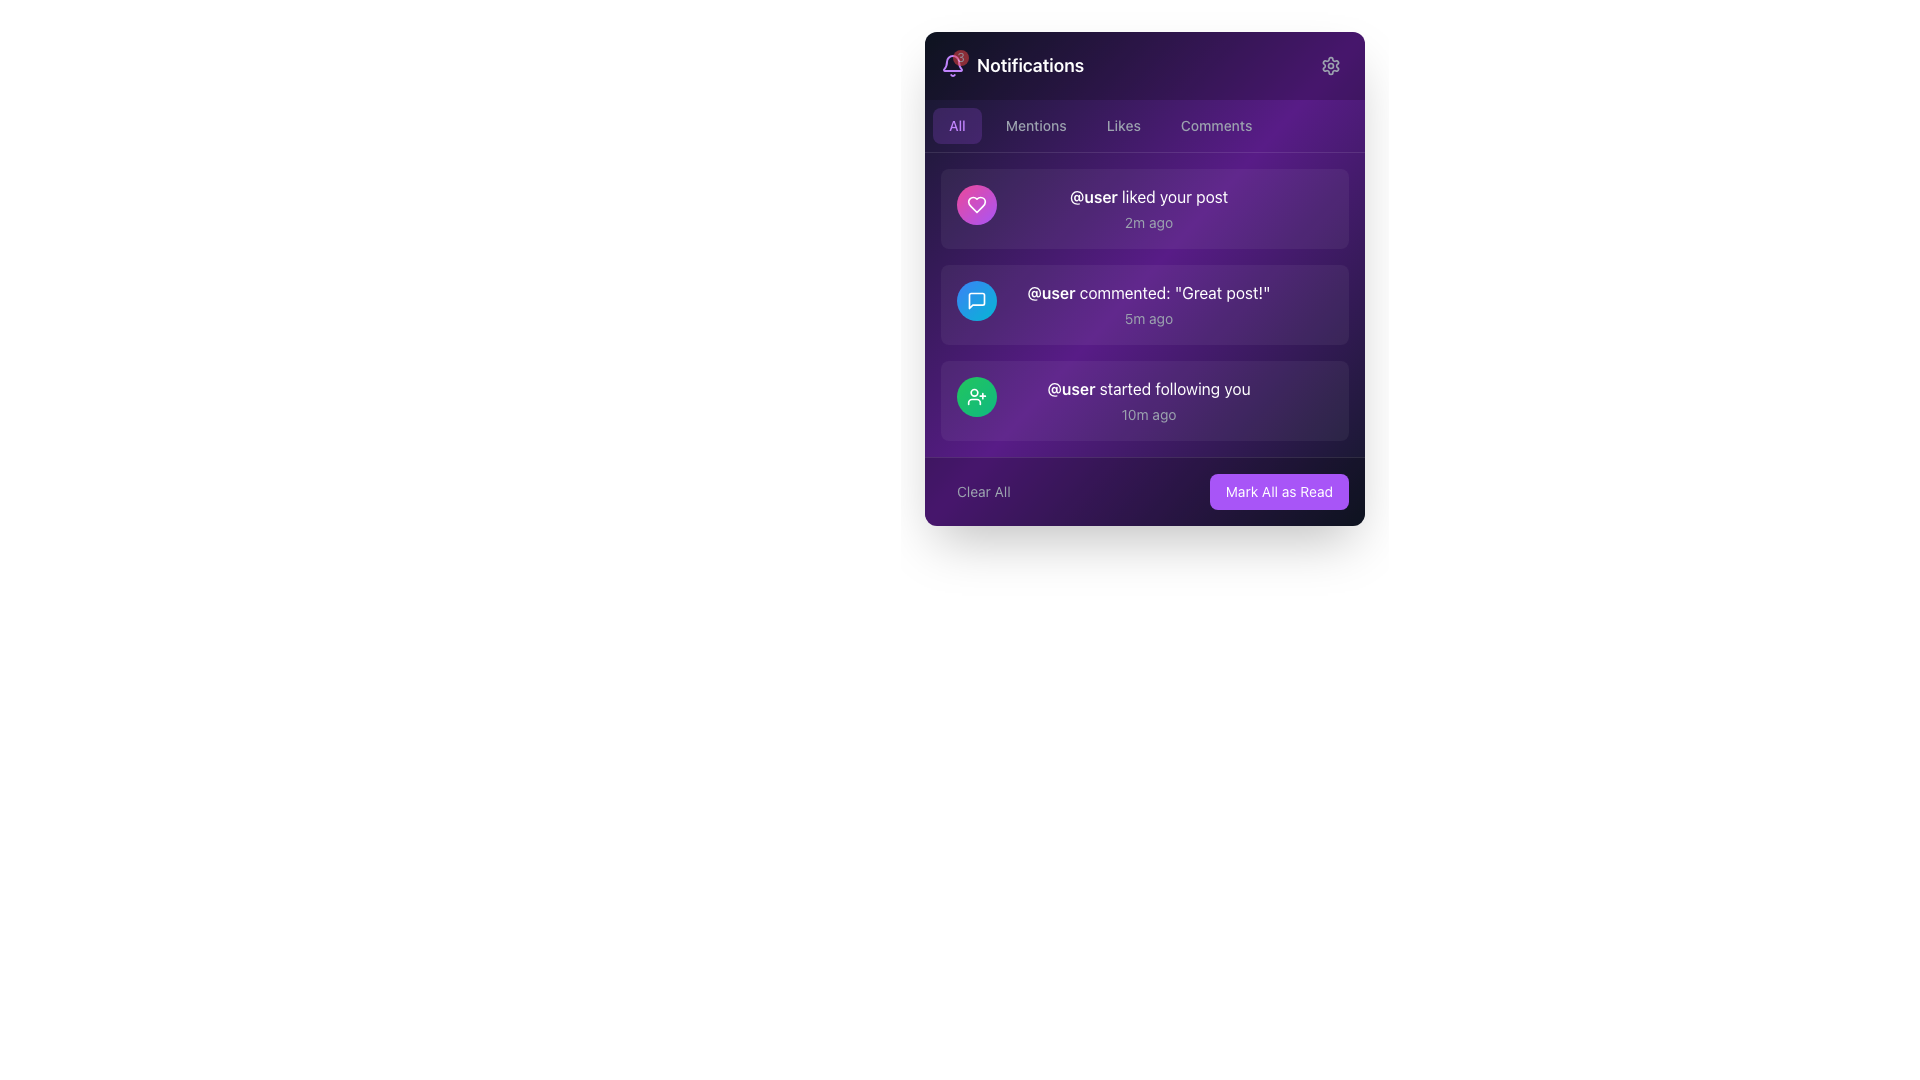  What do you see at coordinates (1148, 196) in the screenshot?
I see `the text label that indicates '@user' has liked the user's post, which is the first notification item in the vertical stack of notifications` at bounding box center [1148, 196].